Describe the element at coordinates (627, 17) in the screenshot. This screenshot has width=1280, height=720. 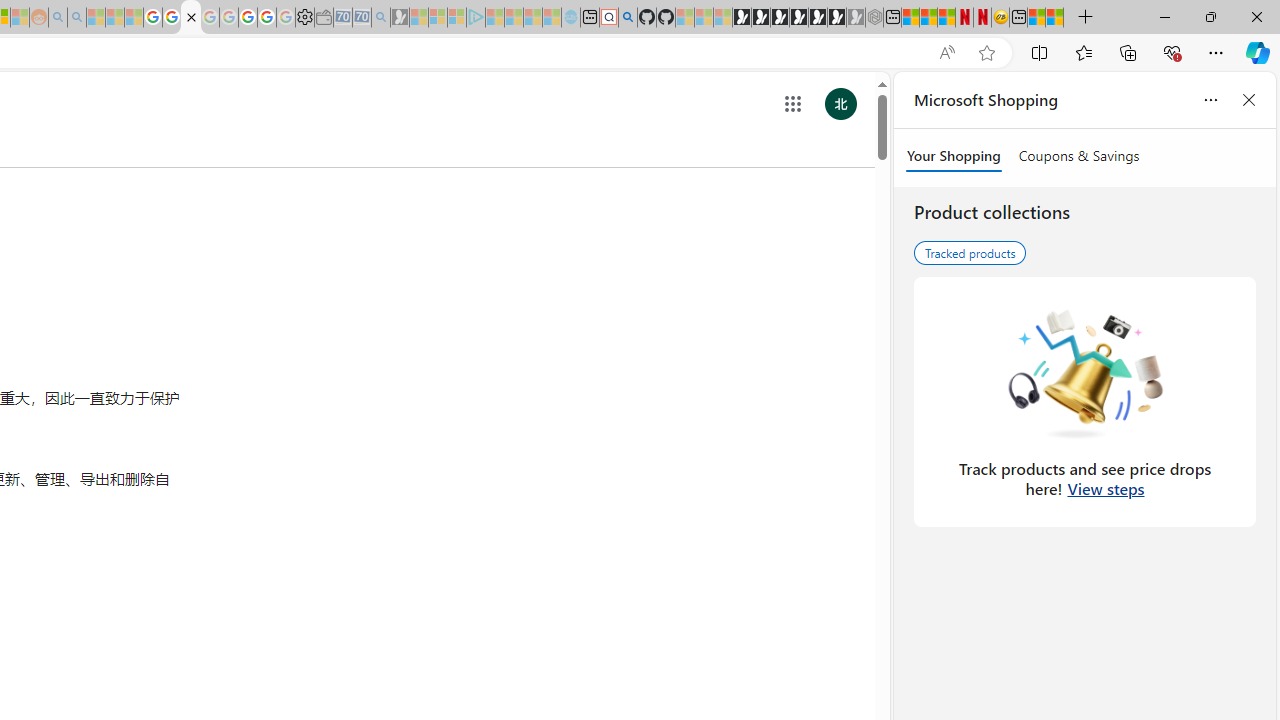
I see `'github - Search'` at that location.